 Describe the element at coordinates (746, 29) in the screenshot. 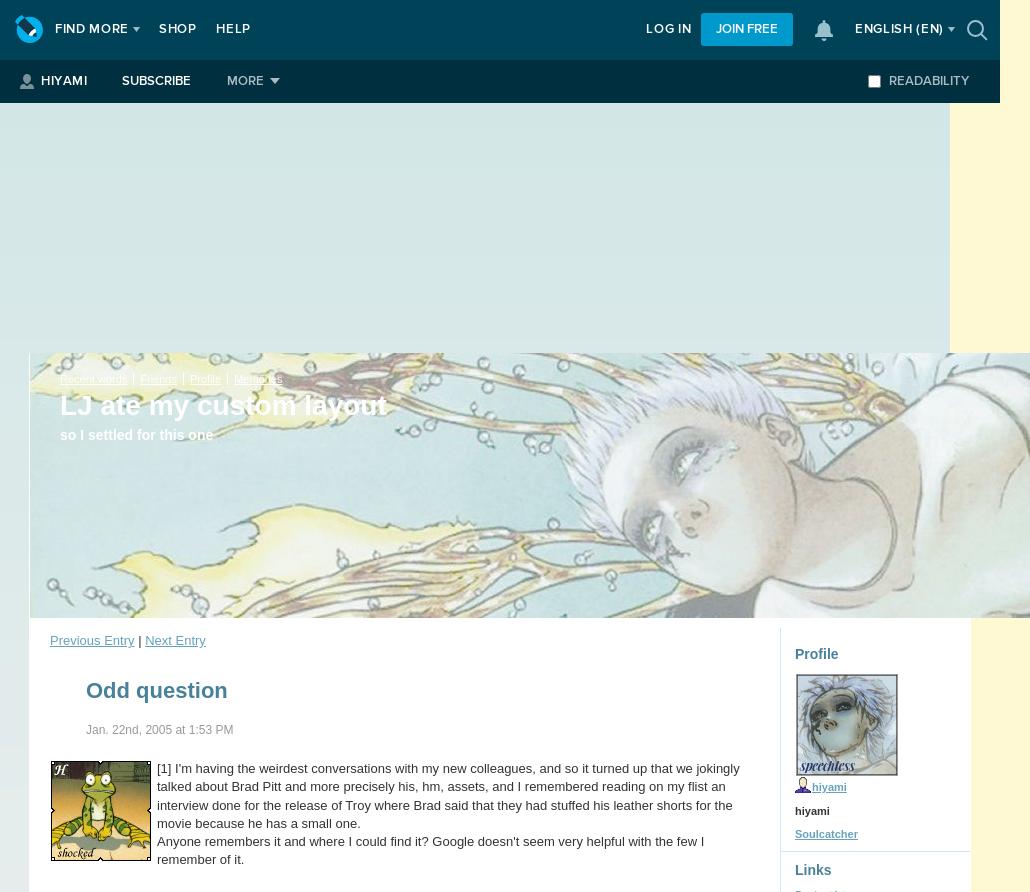

I see `'Join free'` at that location.